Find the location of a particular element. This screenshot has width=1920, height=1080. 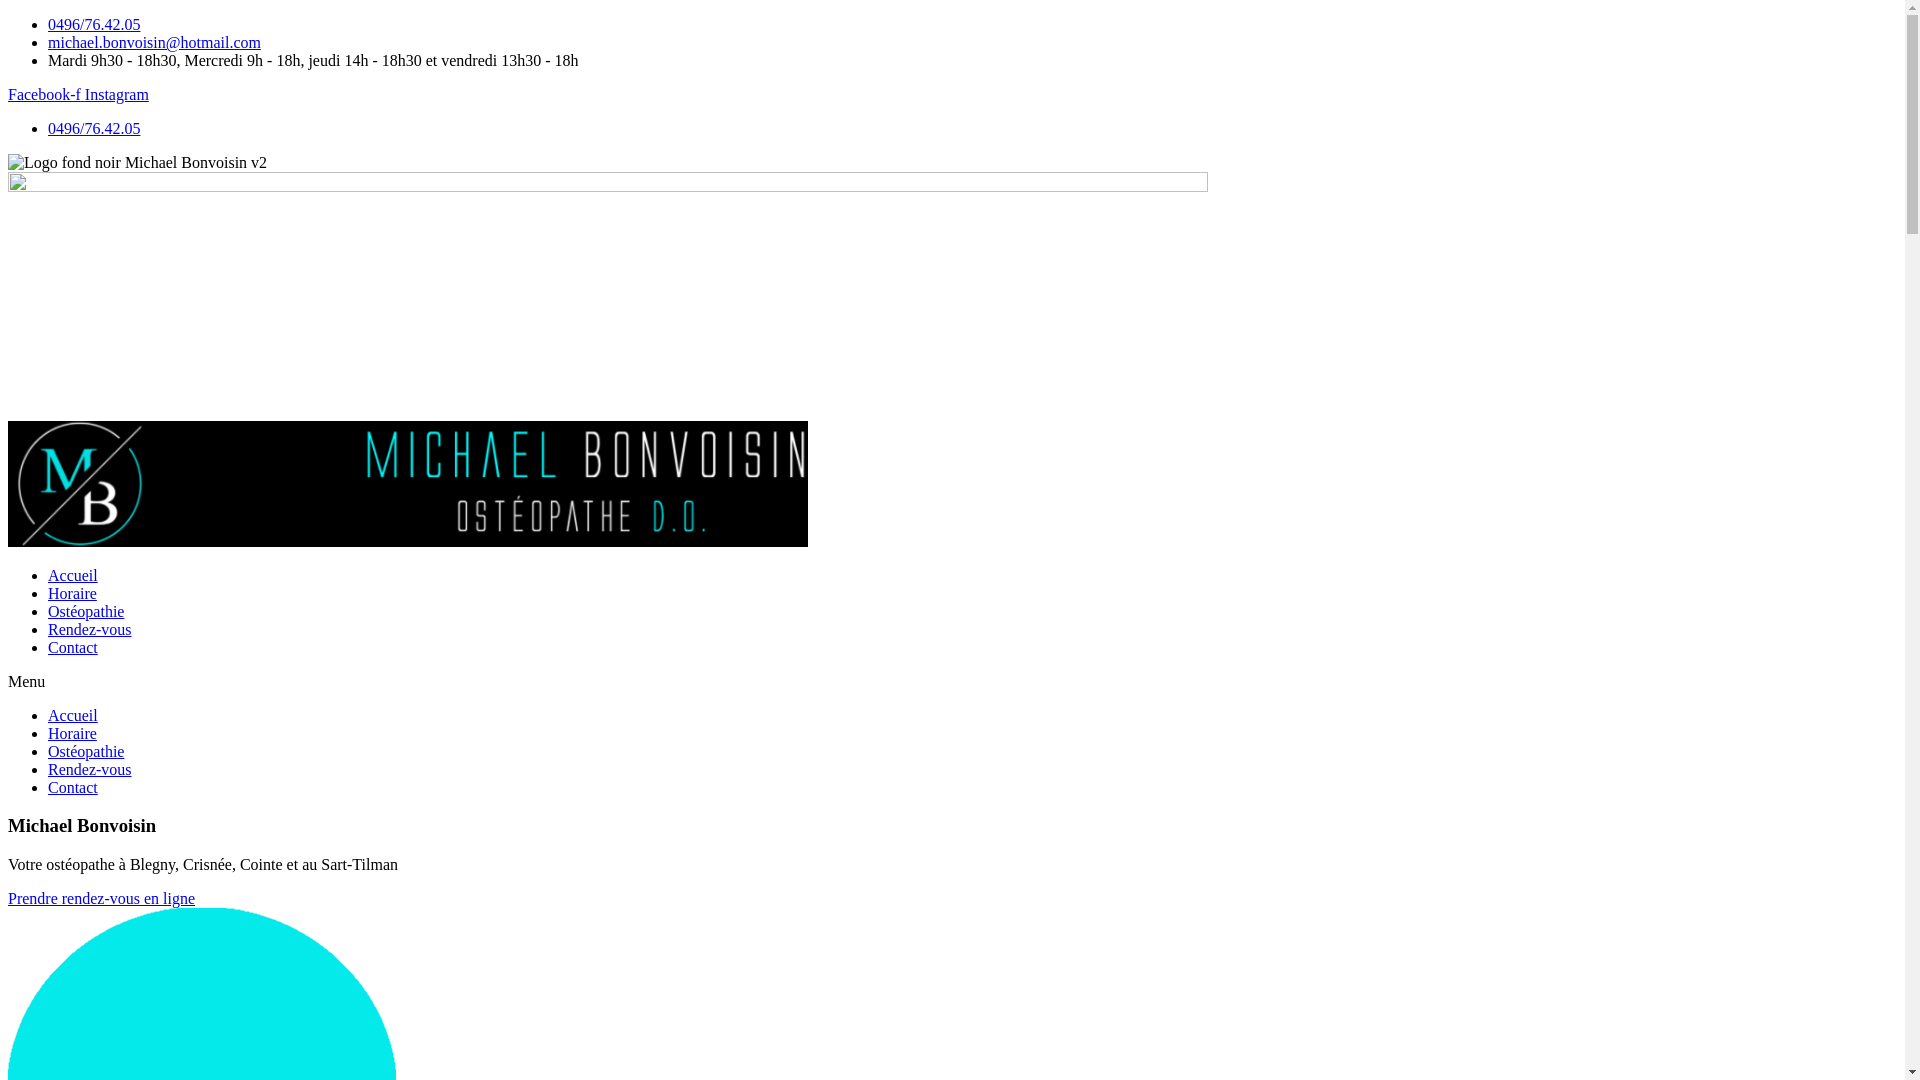

'Contact' is located at coordinates (72, 647).